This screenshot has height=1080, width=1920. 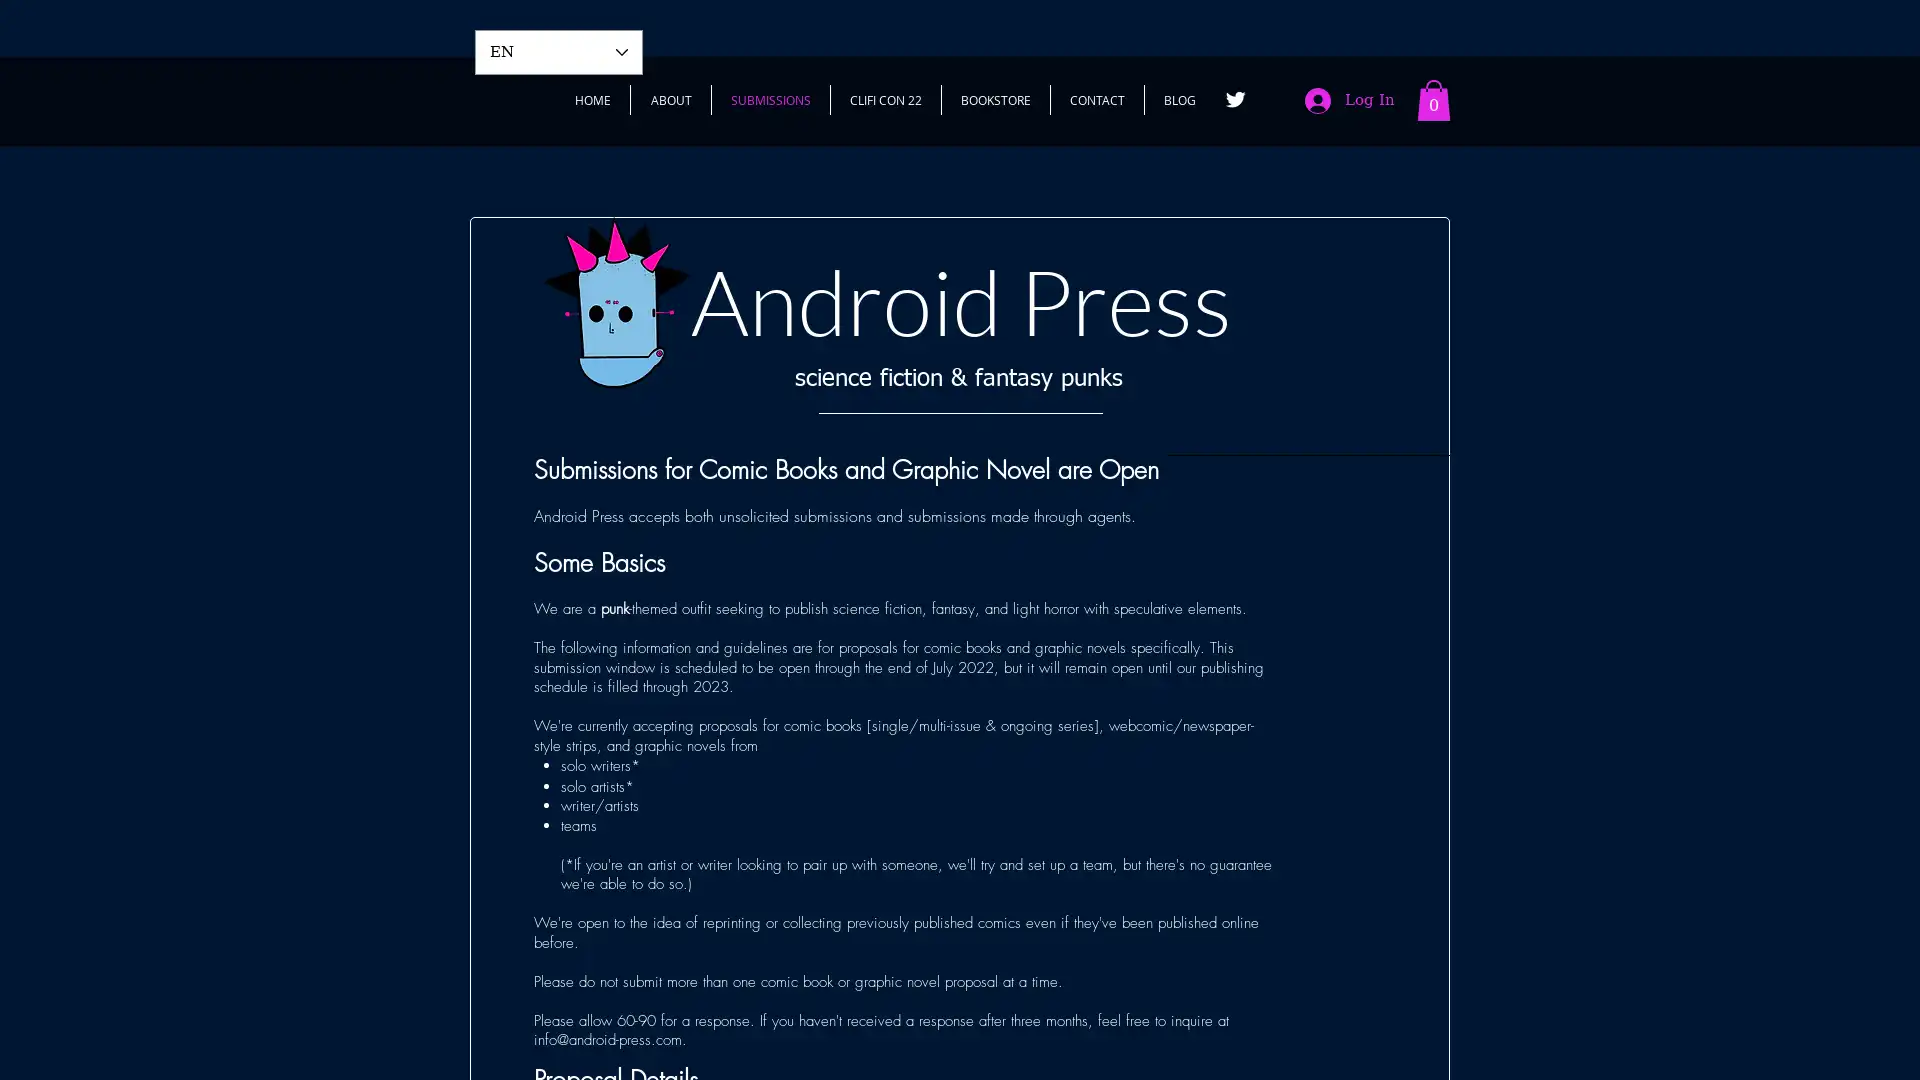 What do you see at coordinates (1433, 100) in the screenshot?
I see `Cart with 0 items` at bounding box center [1433, 100].